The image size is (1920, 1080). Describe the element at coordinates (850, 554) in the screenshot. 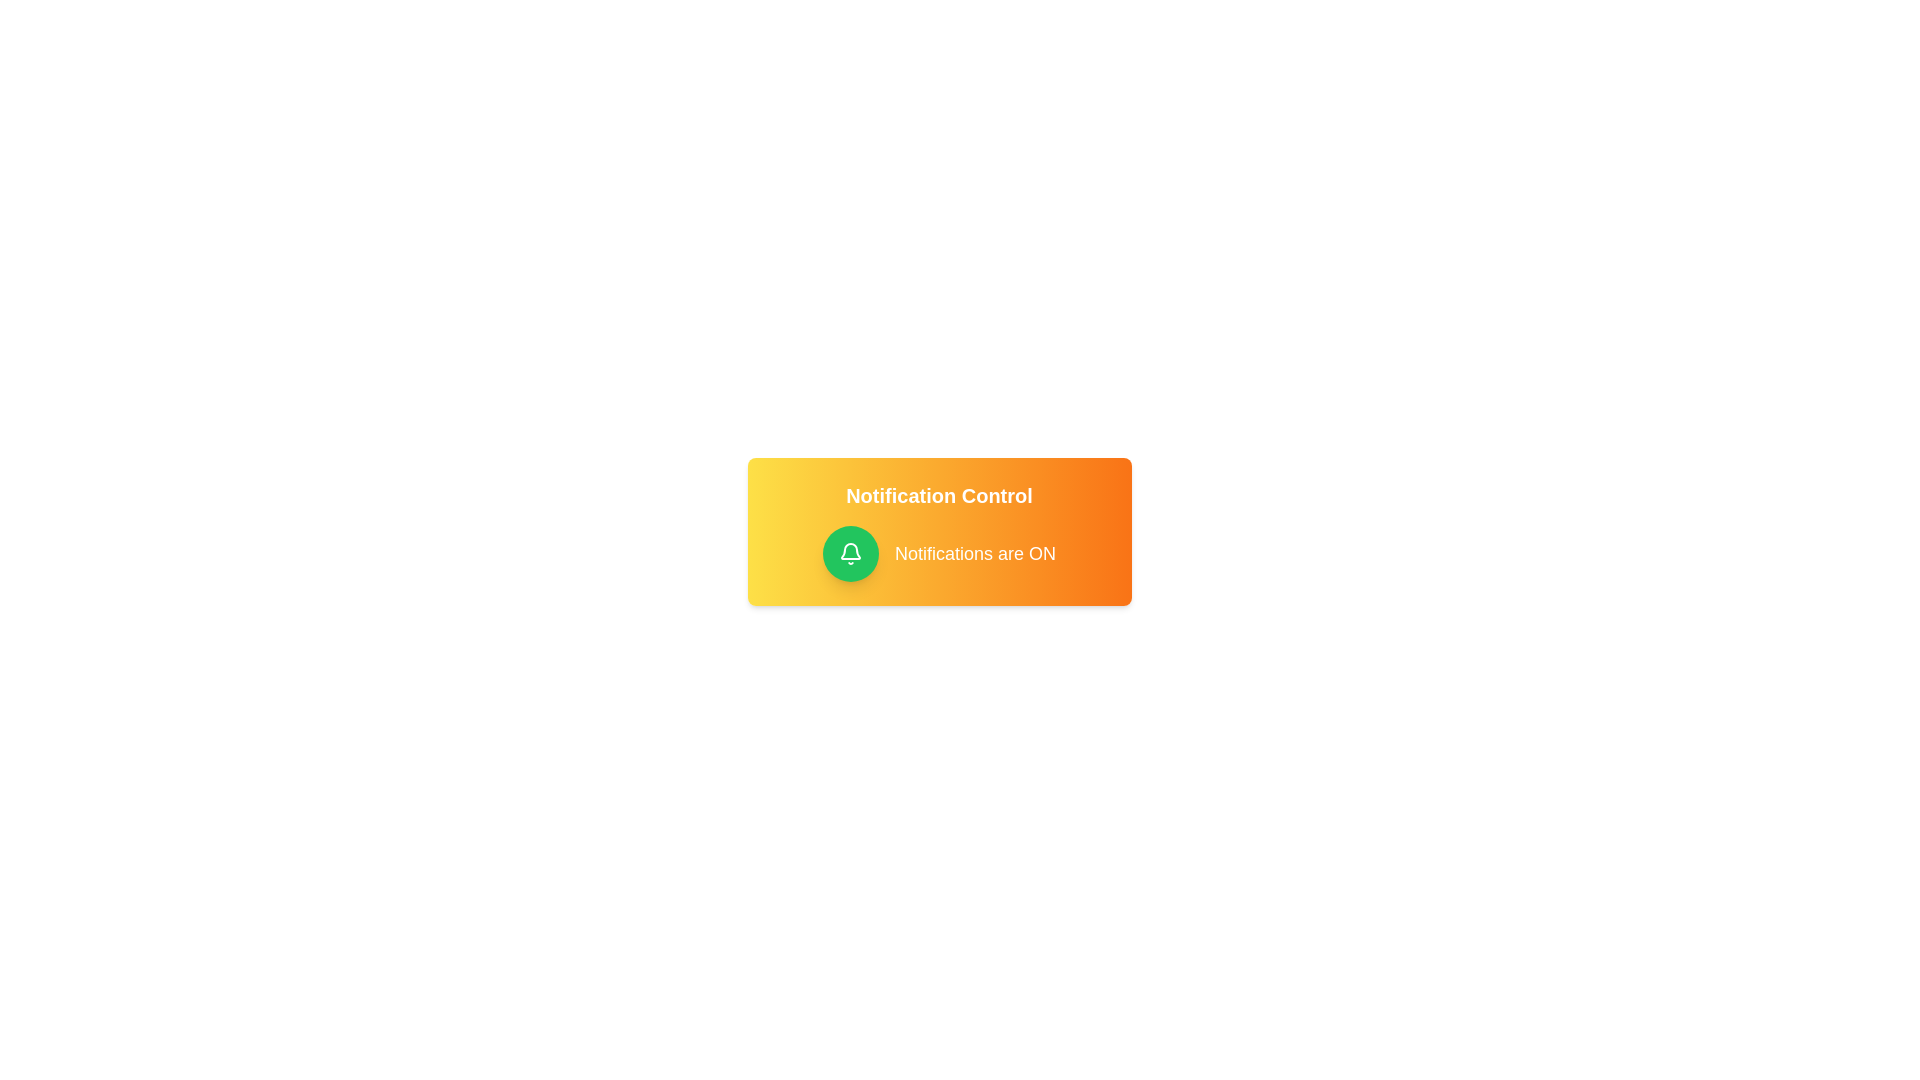

I see `the button to observe the hover effect` at that location.